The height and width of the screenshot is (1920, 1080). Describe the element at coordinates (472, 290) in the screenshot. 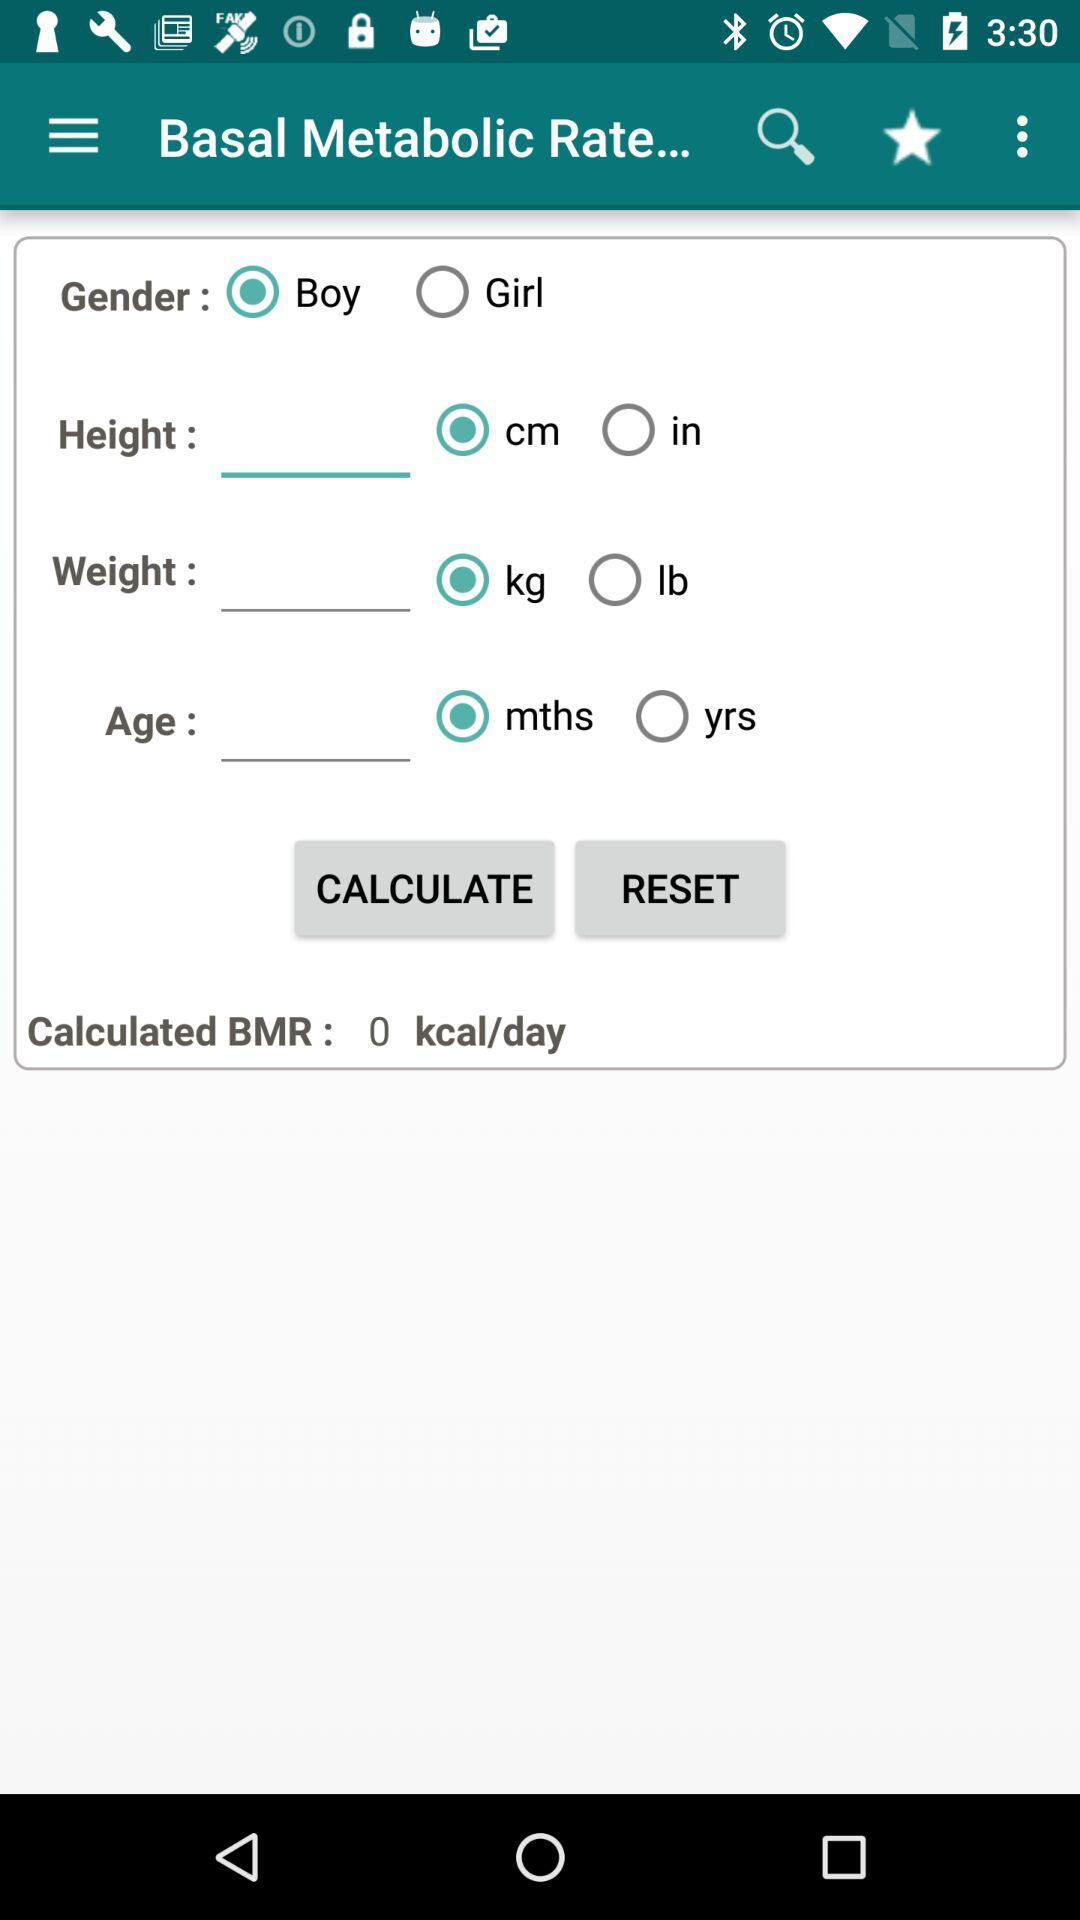

I see `item to the right of boy icon` at that location.